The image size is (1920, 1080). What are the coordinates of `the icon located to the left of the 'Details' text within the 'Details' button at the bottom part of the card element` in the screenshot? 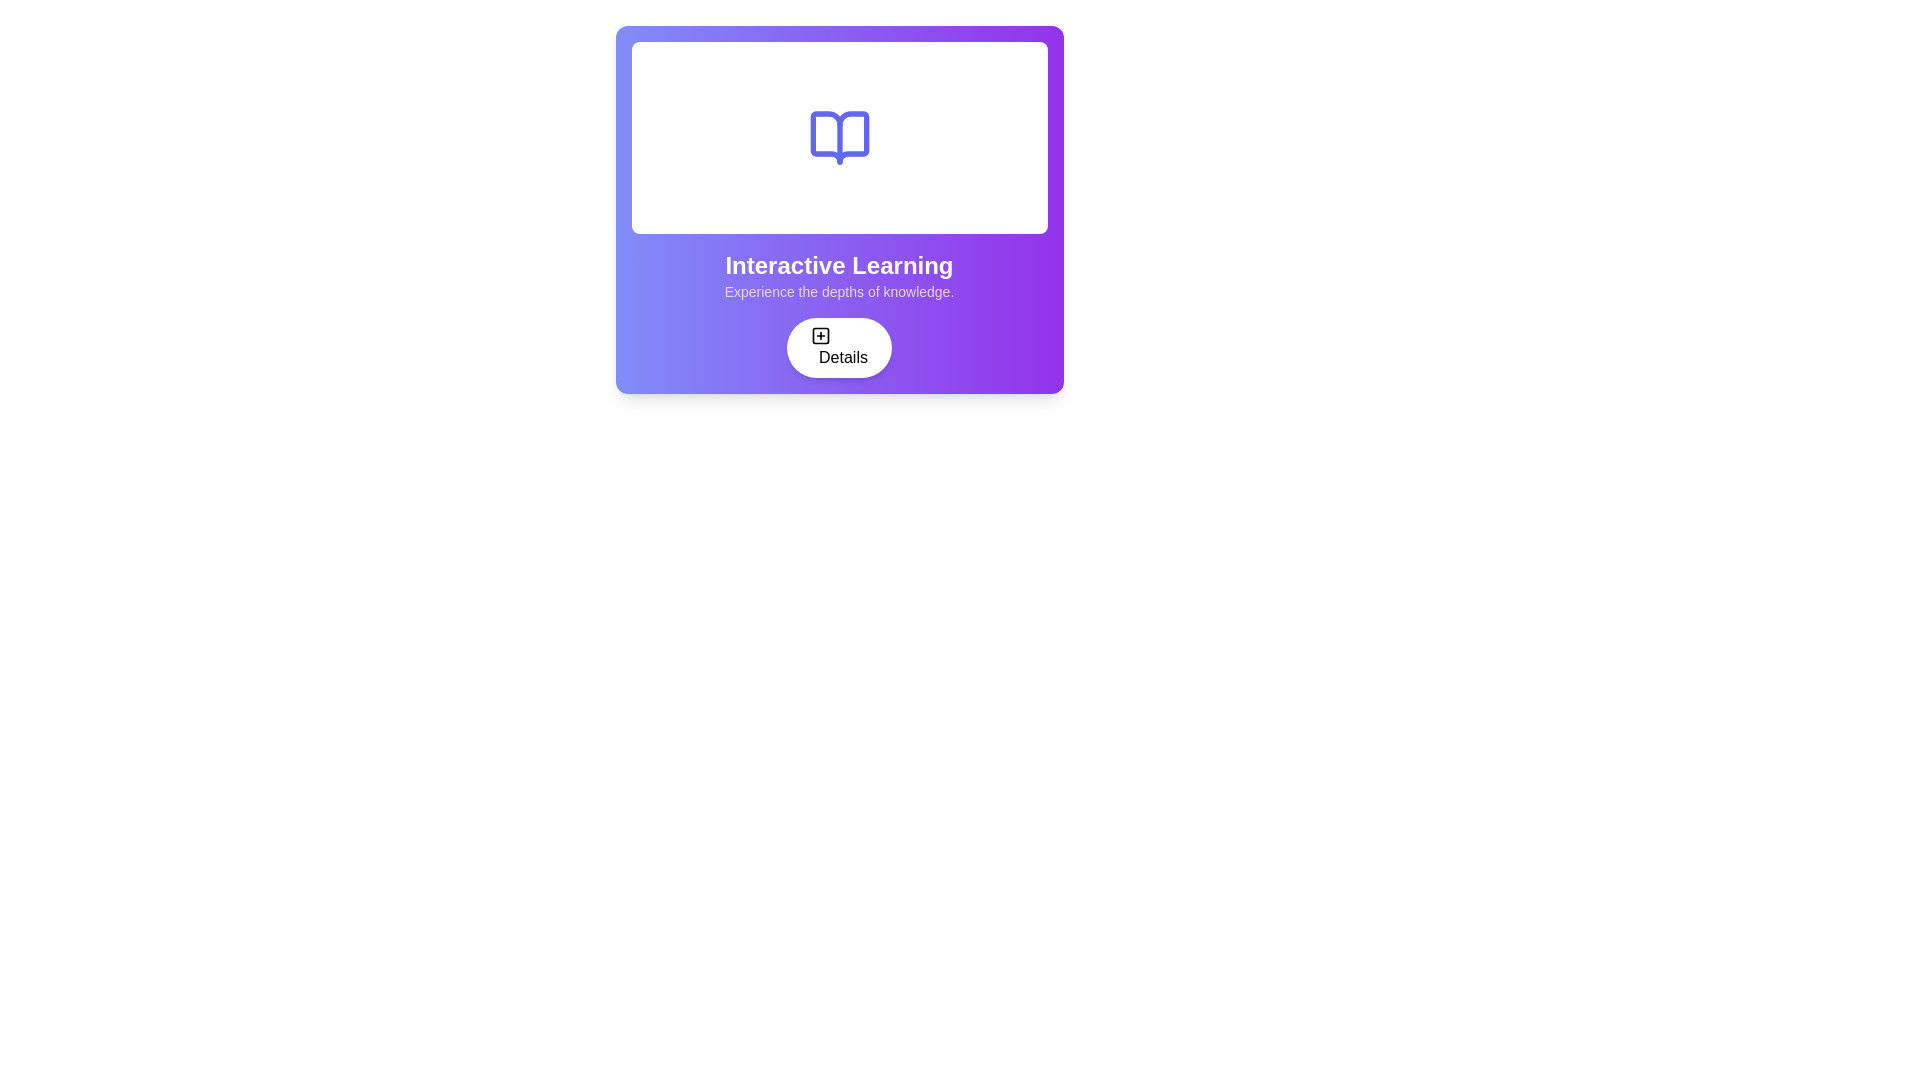 It's located at (820, 334).